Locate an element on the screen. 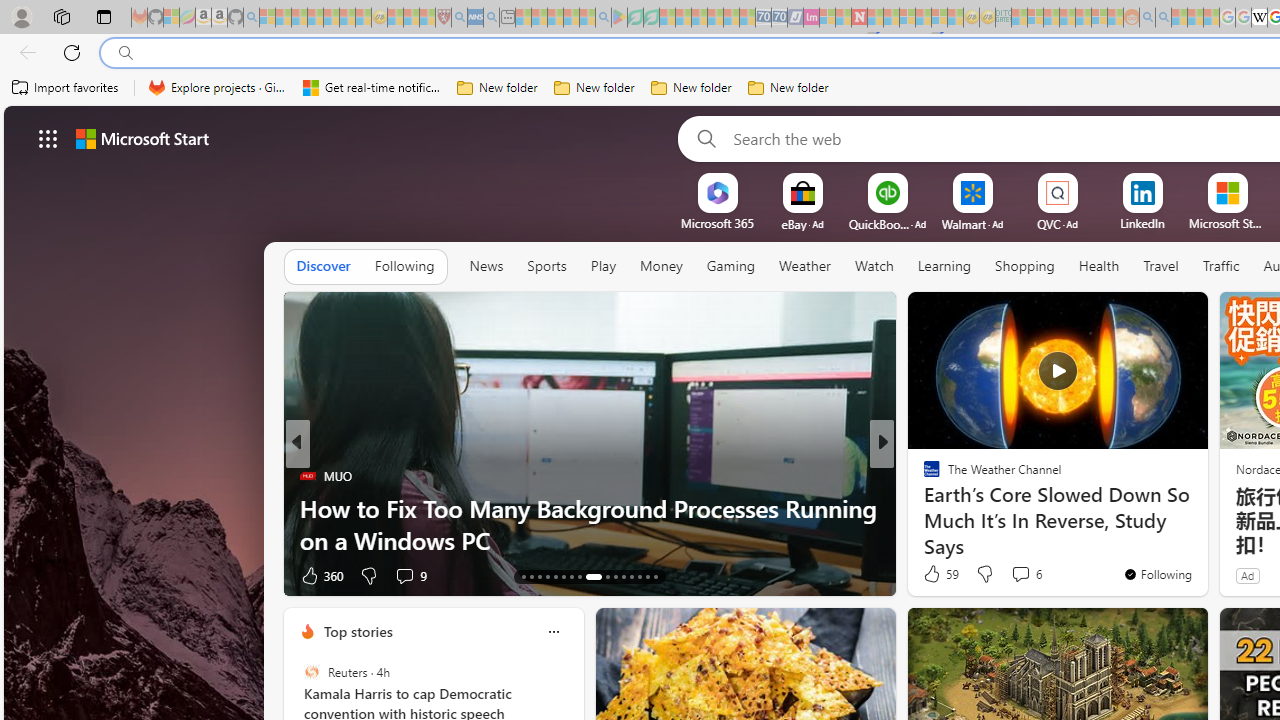  'google - Search - Sleeping' is located at coordinates (602, 17).